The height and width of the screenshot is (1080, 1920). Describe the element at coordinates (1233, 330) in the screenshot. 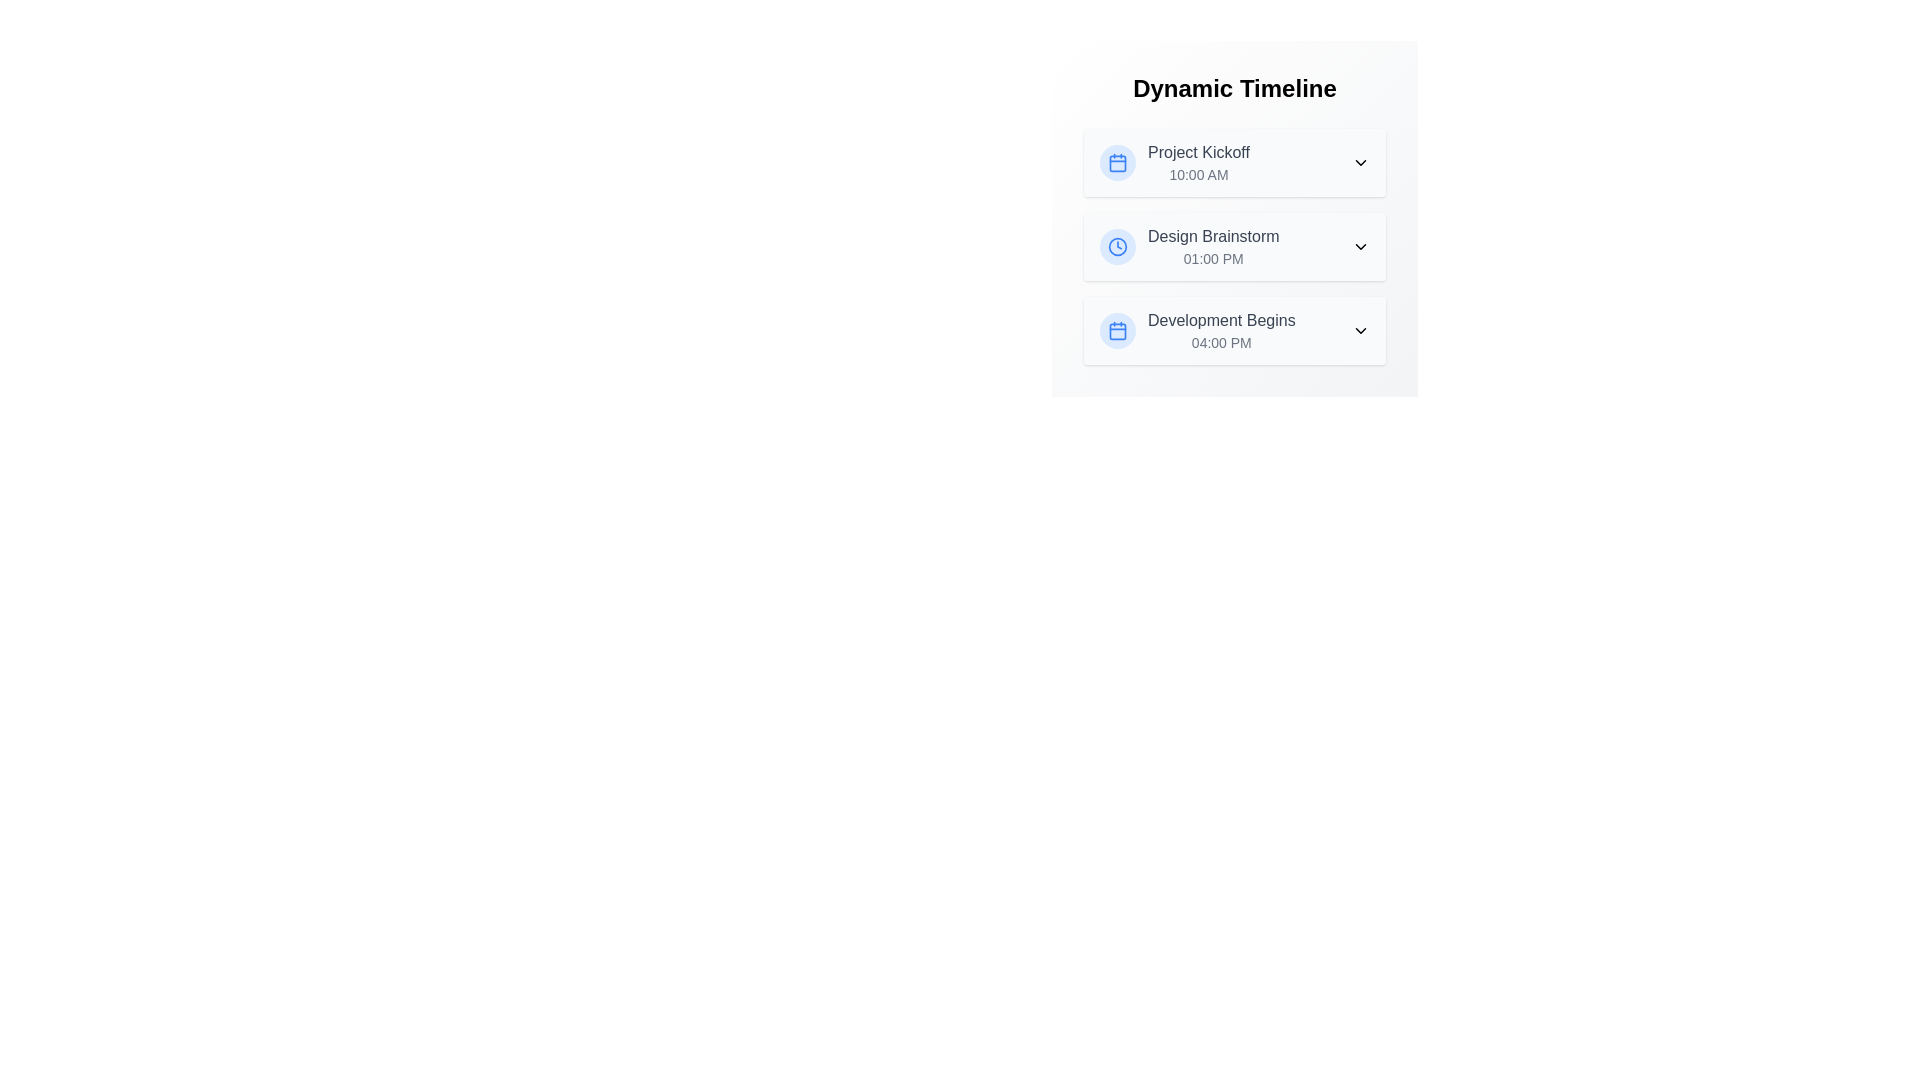

I see `text of the List item displaying the calendar-related icon and the event details 'Development Begins' followed by the time '04:00 PM', positioned as the third card in the timeline` at that location.